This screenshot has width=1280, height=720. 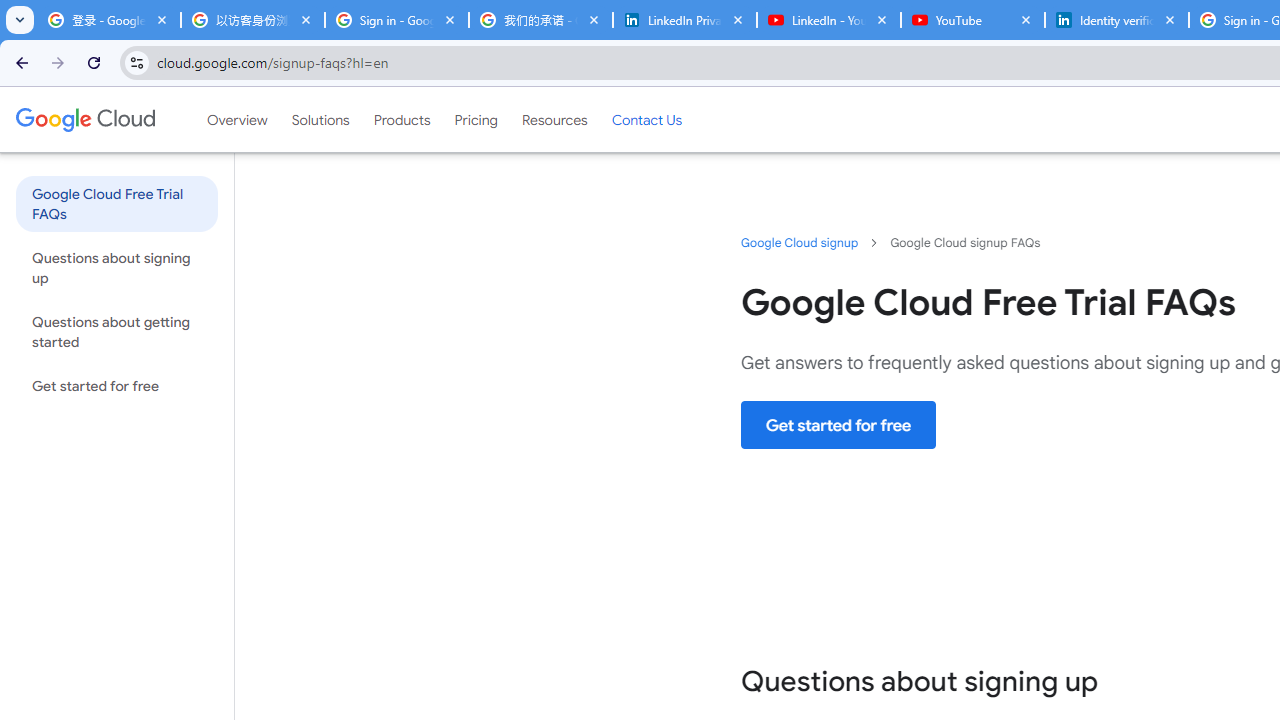 I want to click on 'Products', so click(x=400, y=119).